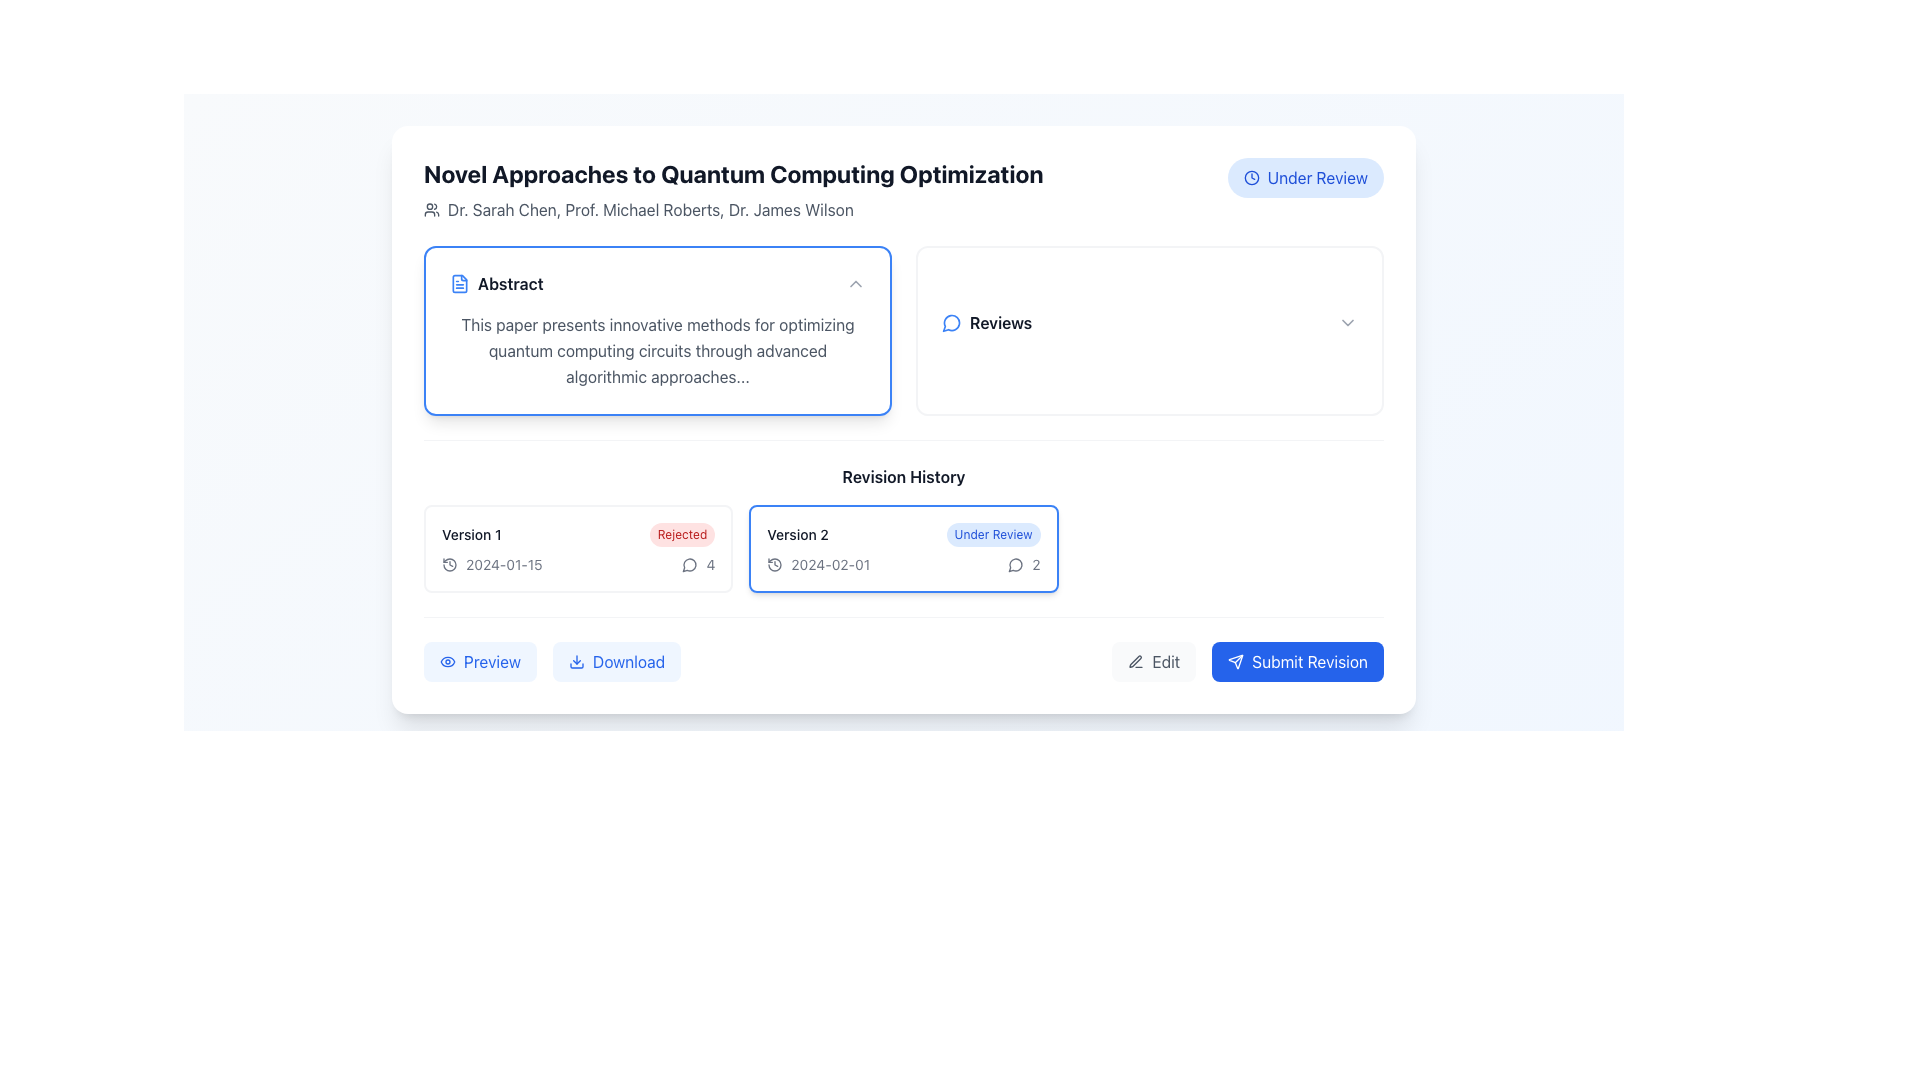  I want to click on the 'Abstract' text label, which serves as a section heading indicating the content of the related document, located within a card under the heading 'Novel Approaches to Quantum Computing Optimization', so click(510, 284).